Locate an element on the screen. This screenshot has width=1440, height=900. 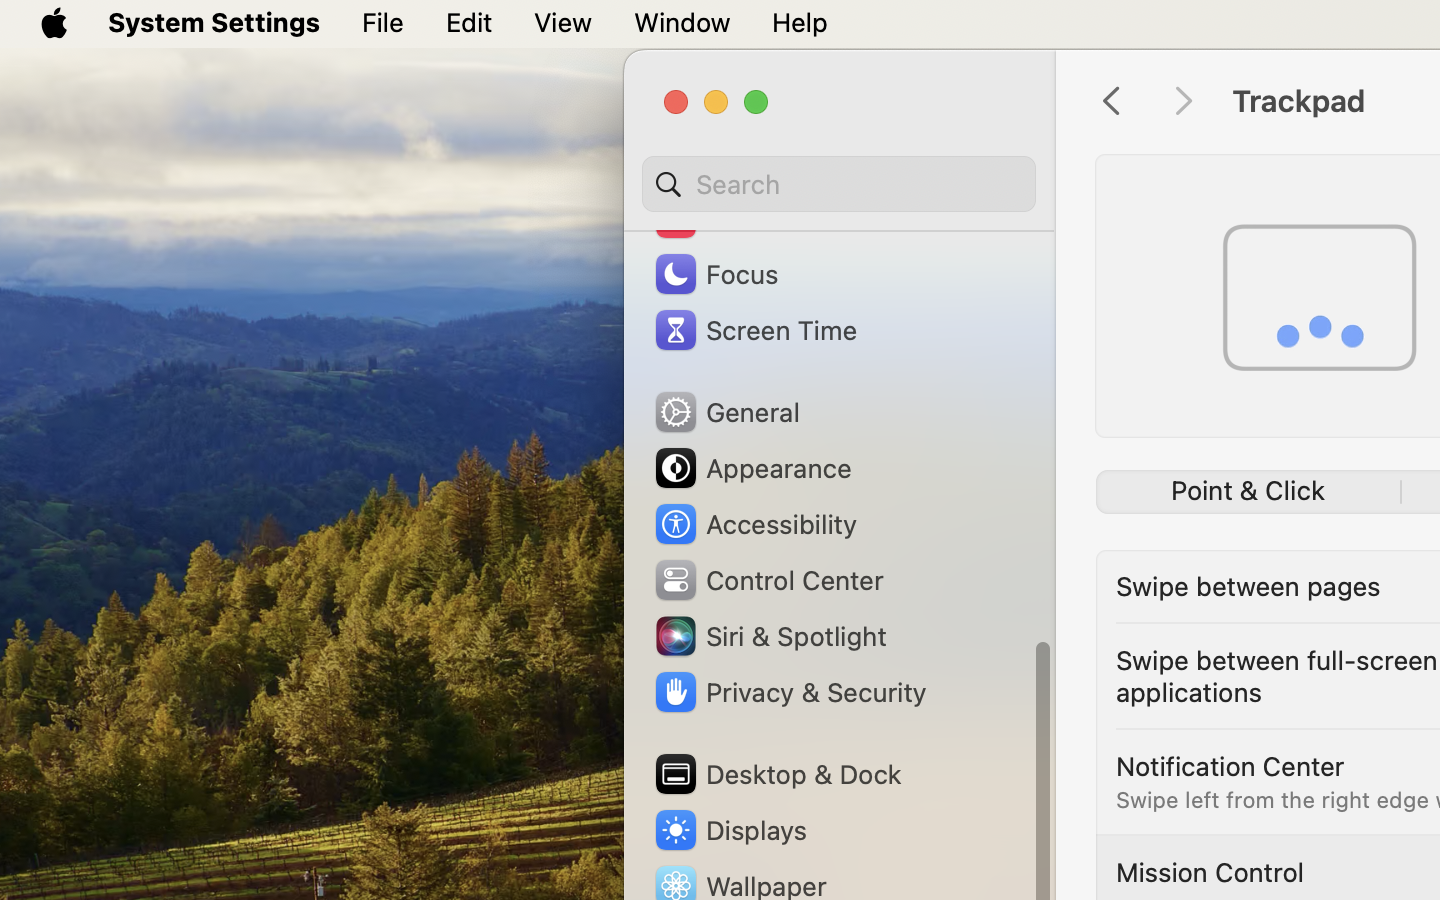
'Focus' is located at coordinates (714, 272).